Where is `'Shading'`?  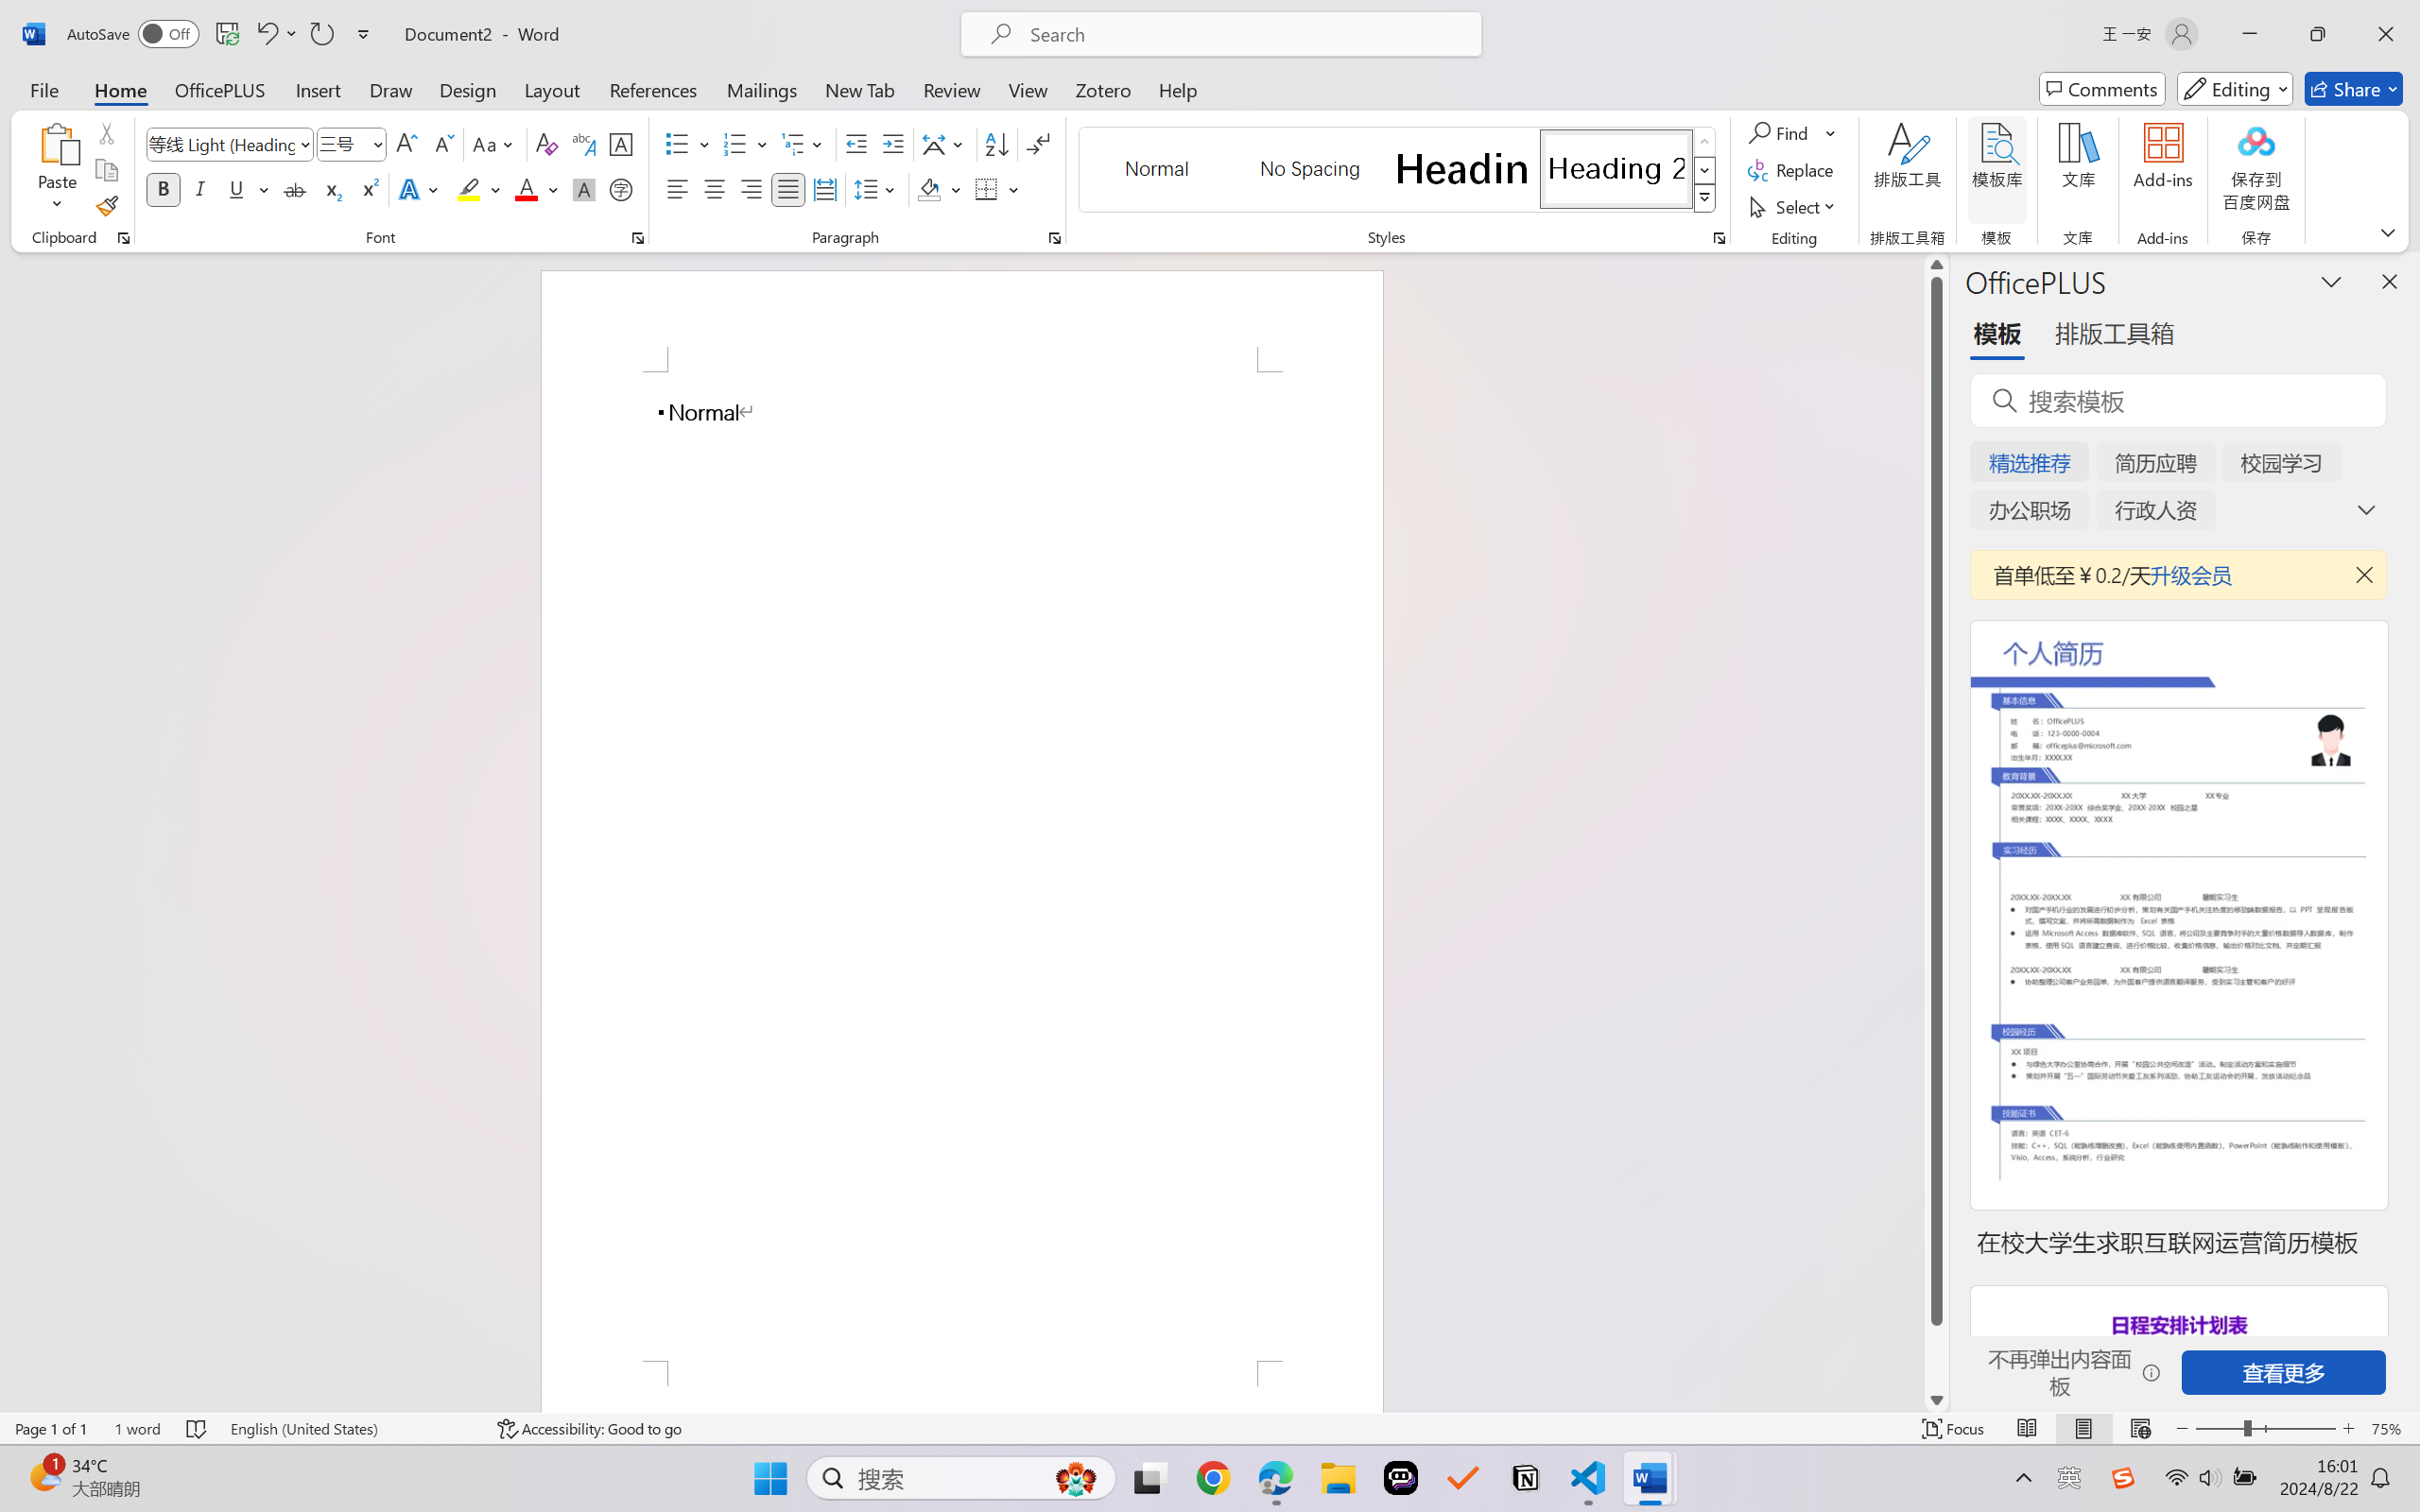
'Shading' is located at coordinates (939, 188).